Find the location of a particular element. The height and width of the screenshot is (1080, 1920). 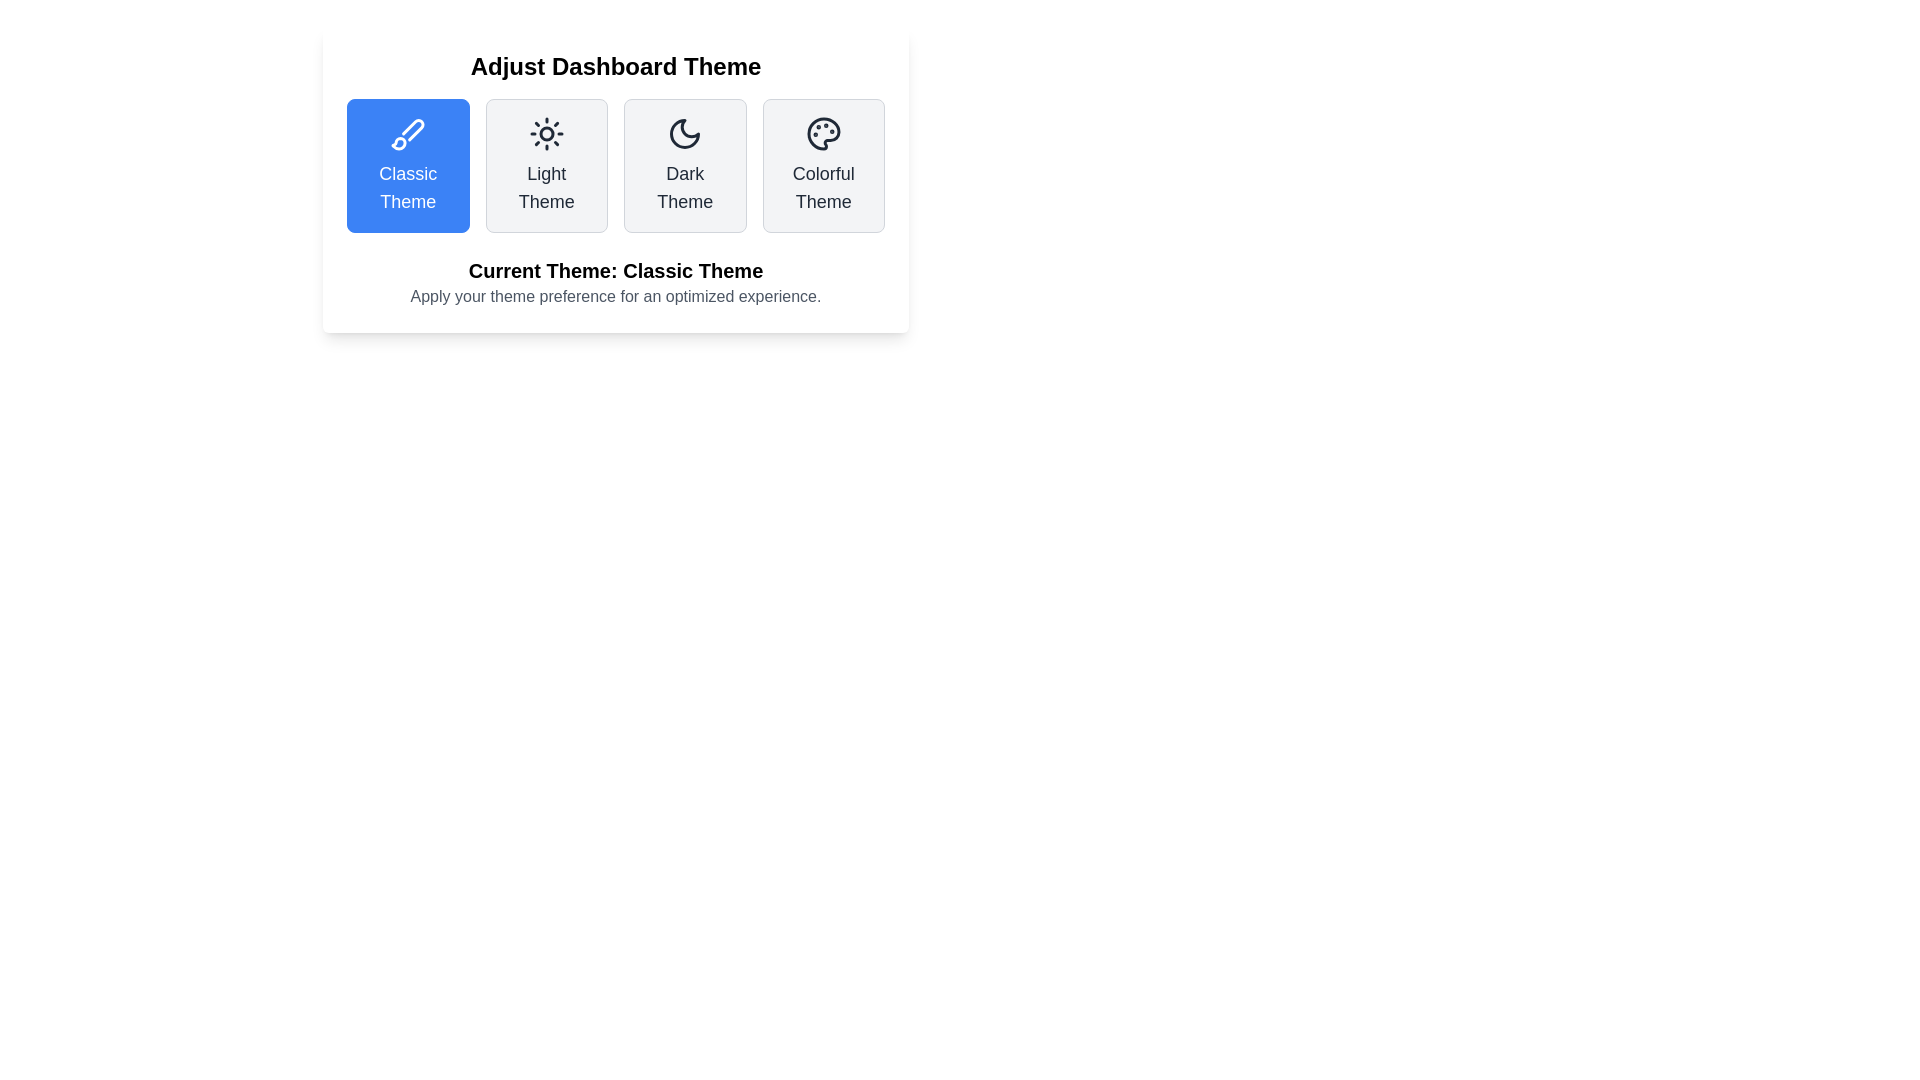

the Text label that communicates the currently selected theme, located below the theme buttons in the 'Adjust Dashboard Theme' section is located at coordinates (614, 270).